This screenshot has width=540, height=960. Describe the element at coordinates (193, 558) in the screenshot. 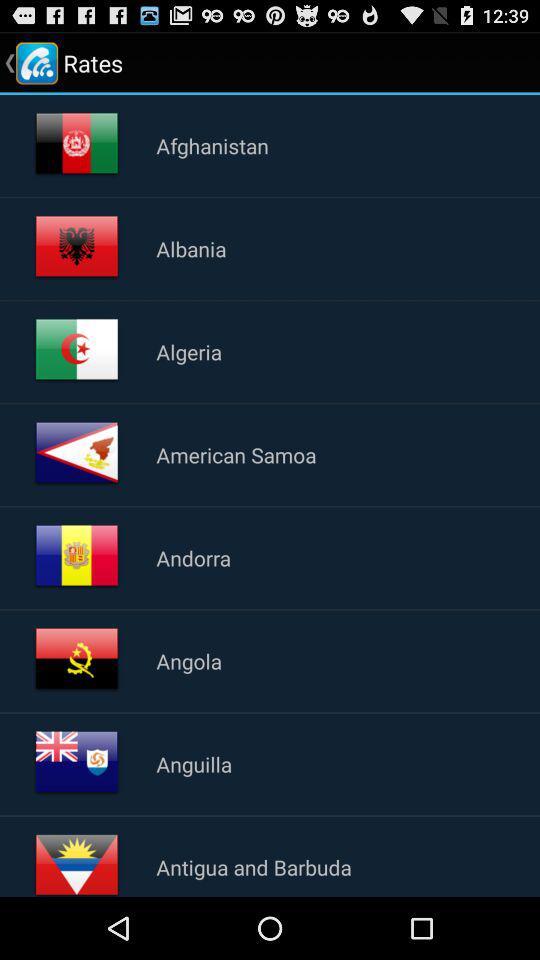

I see `the item below american samoa` at that location.